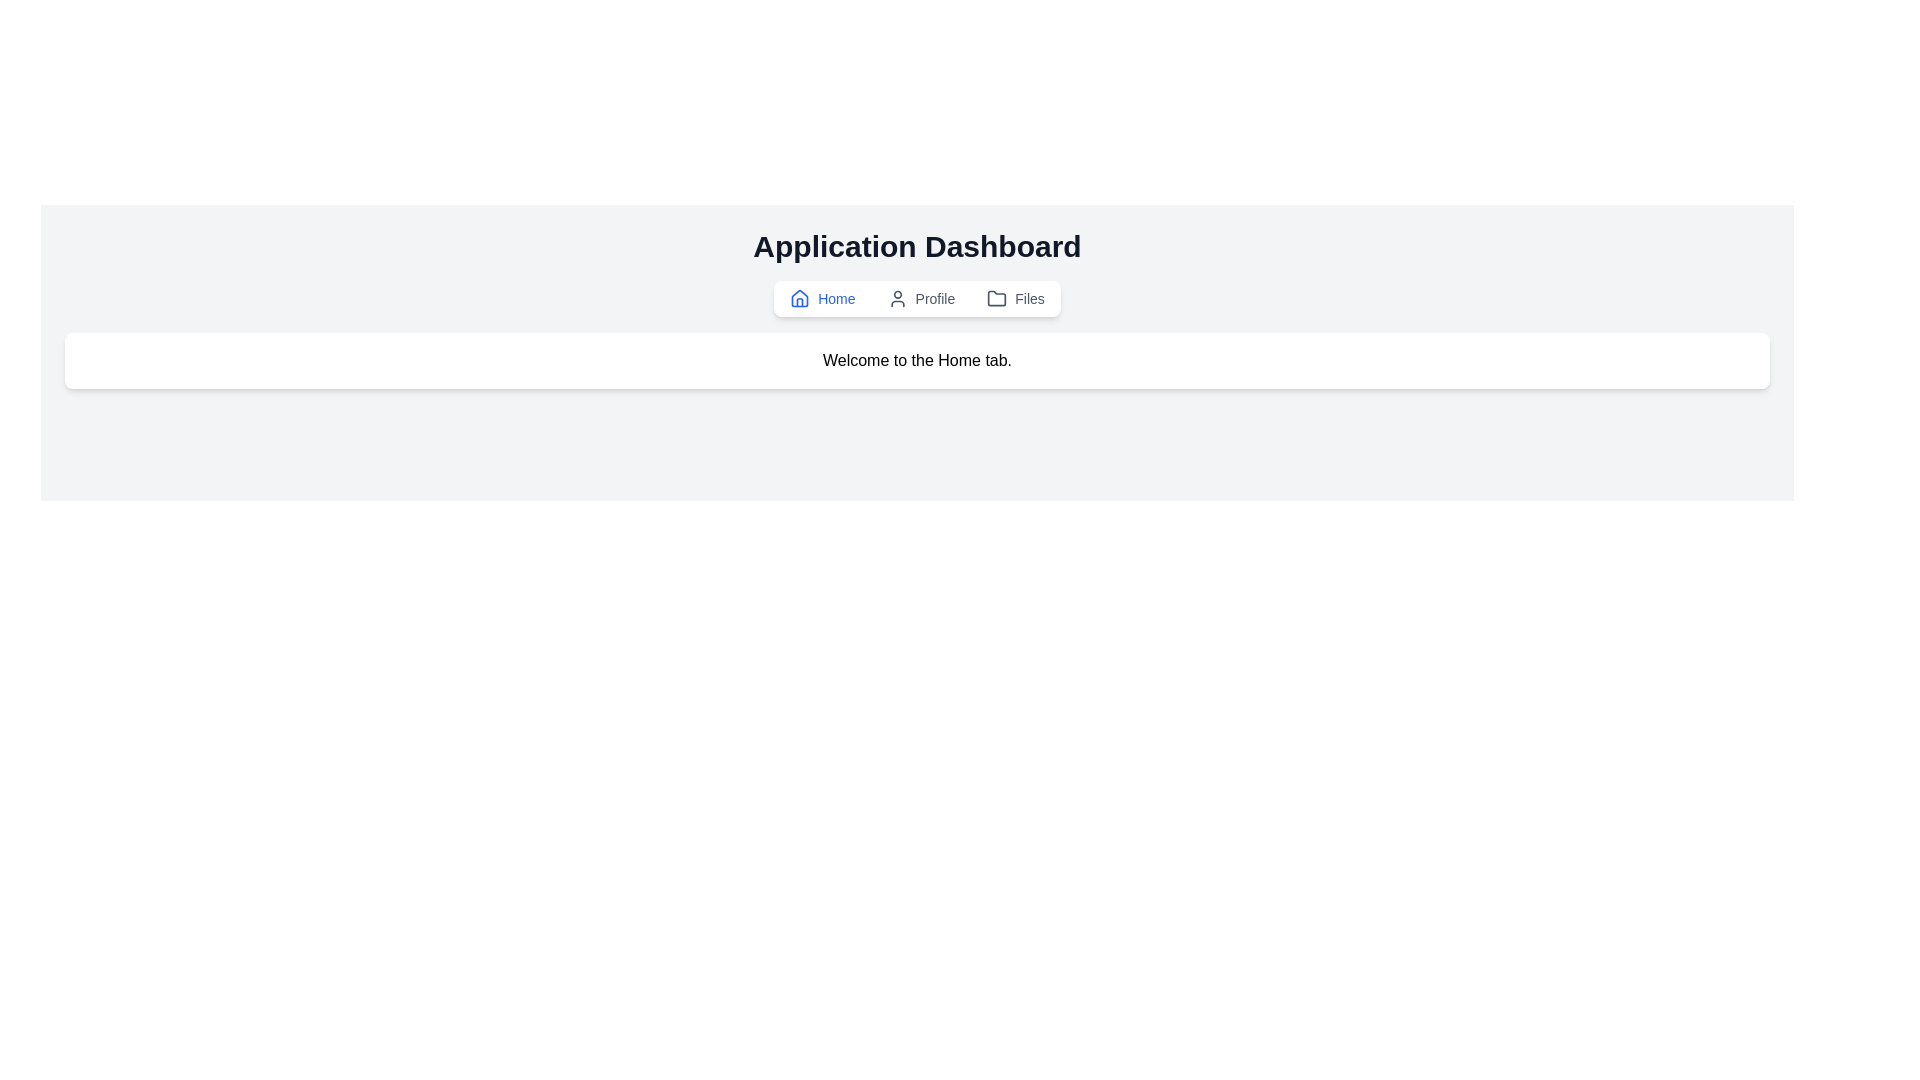 This screenshot has height=1080, width=1920. Describe the element at coordinates (920, 299) in the screenshot. I see `the 'Profile' navigation button located in the middle of the horizontal navigation bar` at that location.